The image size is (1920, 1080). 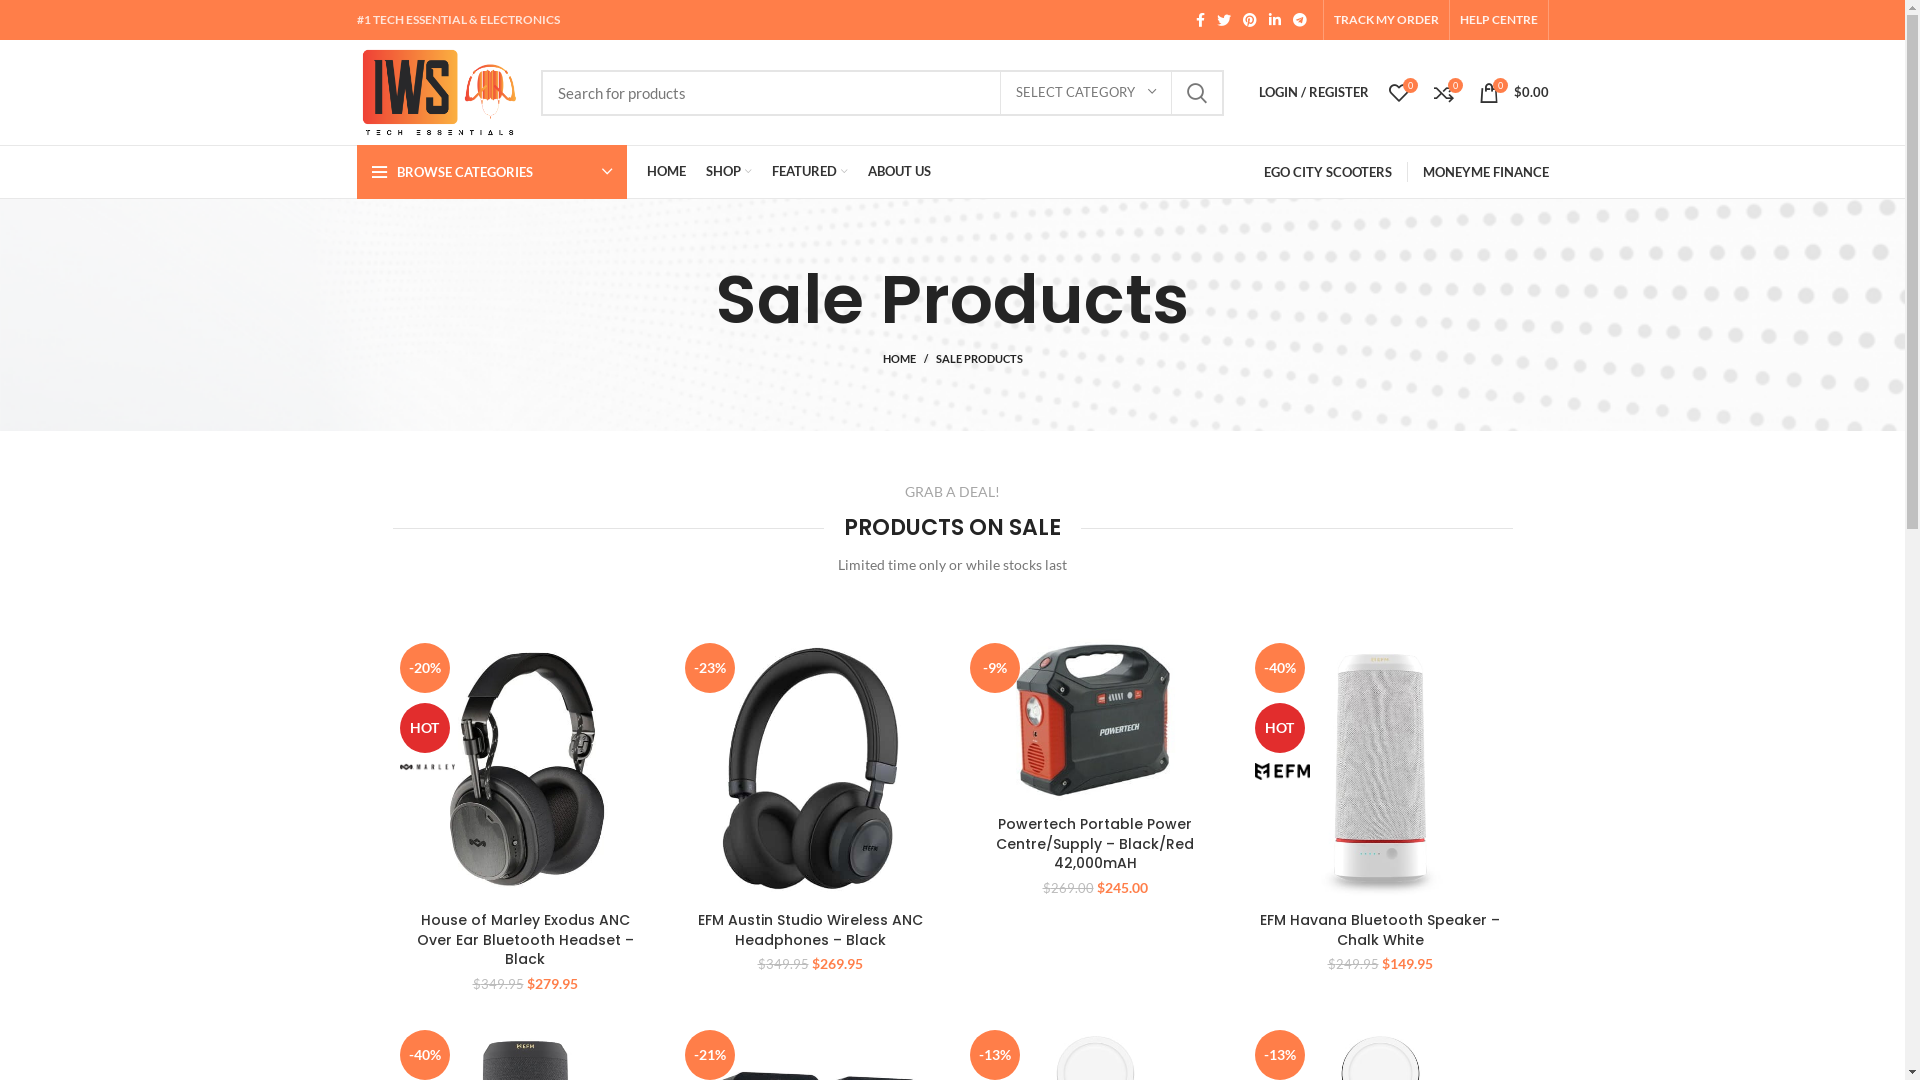 What do you see at coordinates (1376, 92) in the screenshot?
I see `'0'` at bounding box center [1376, 92].